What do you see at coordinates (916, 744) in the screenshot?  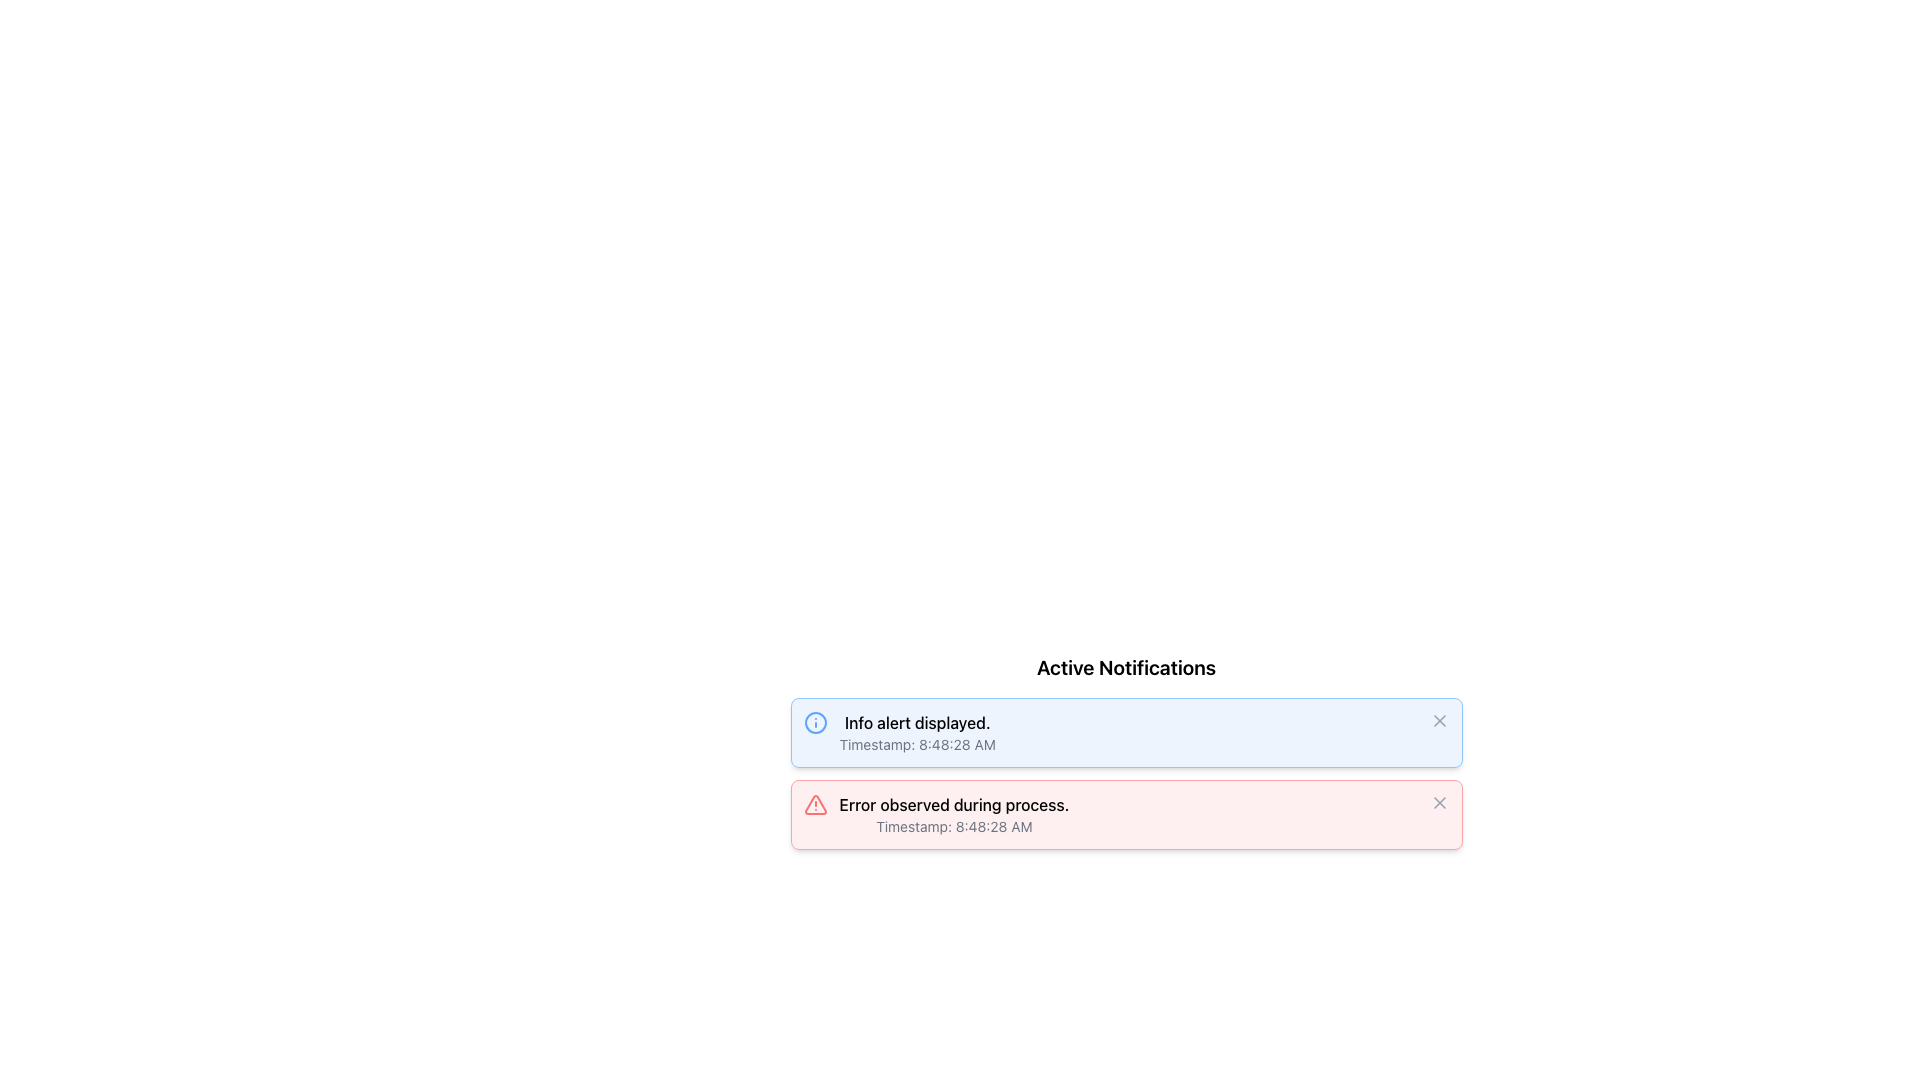 I see `the text display showing the timestamp '8:48:28 AM' located underneath the 'Info alert displayed.' text within a blue notification box` at bounding box center [916, 744].